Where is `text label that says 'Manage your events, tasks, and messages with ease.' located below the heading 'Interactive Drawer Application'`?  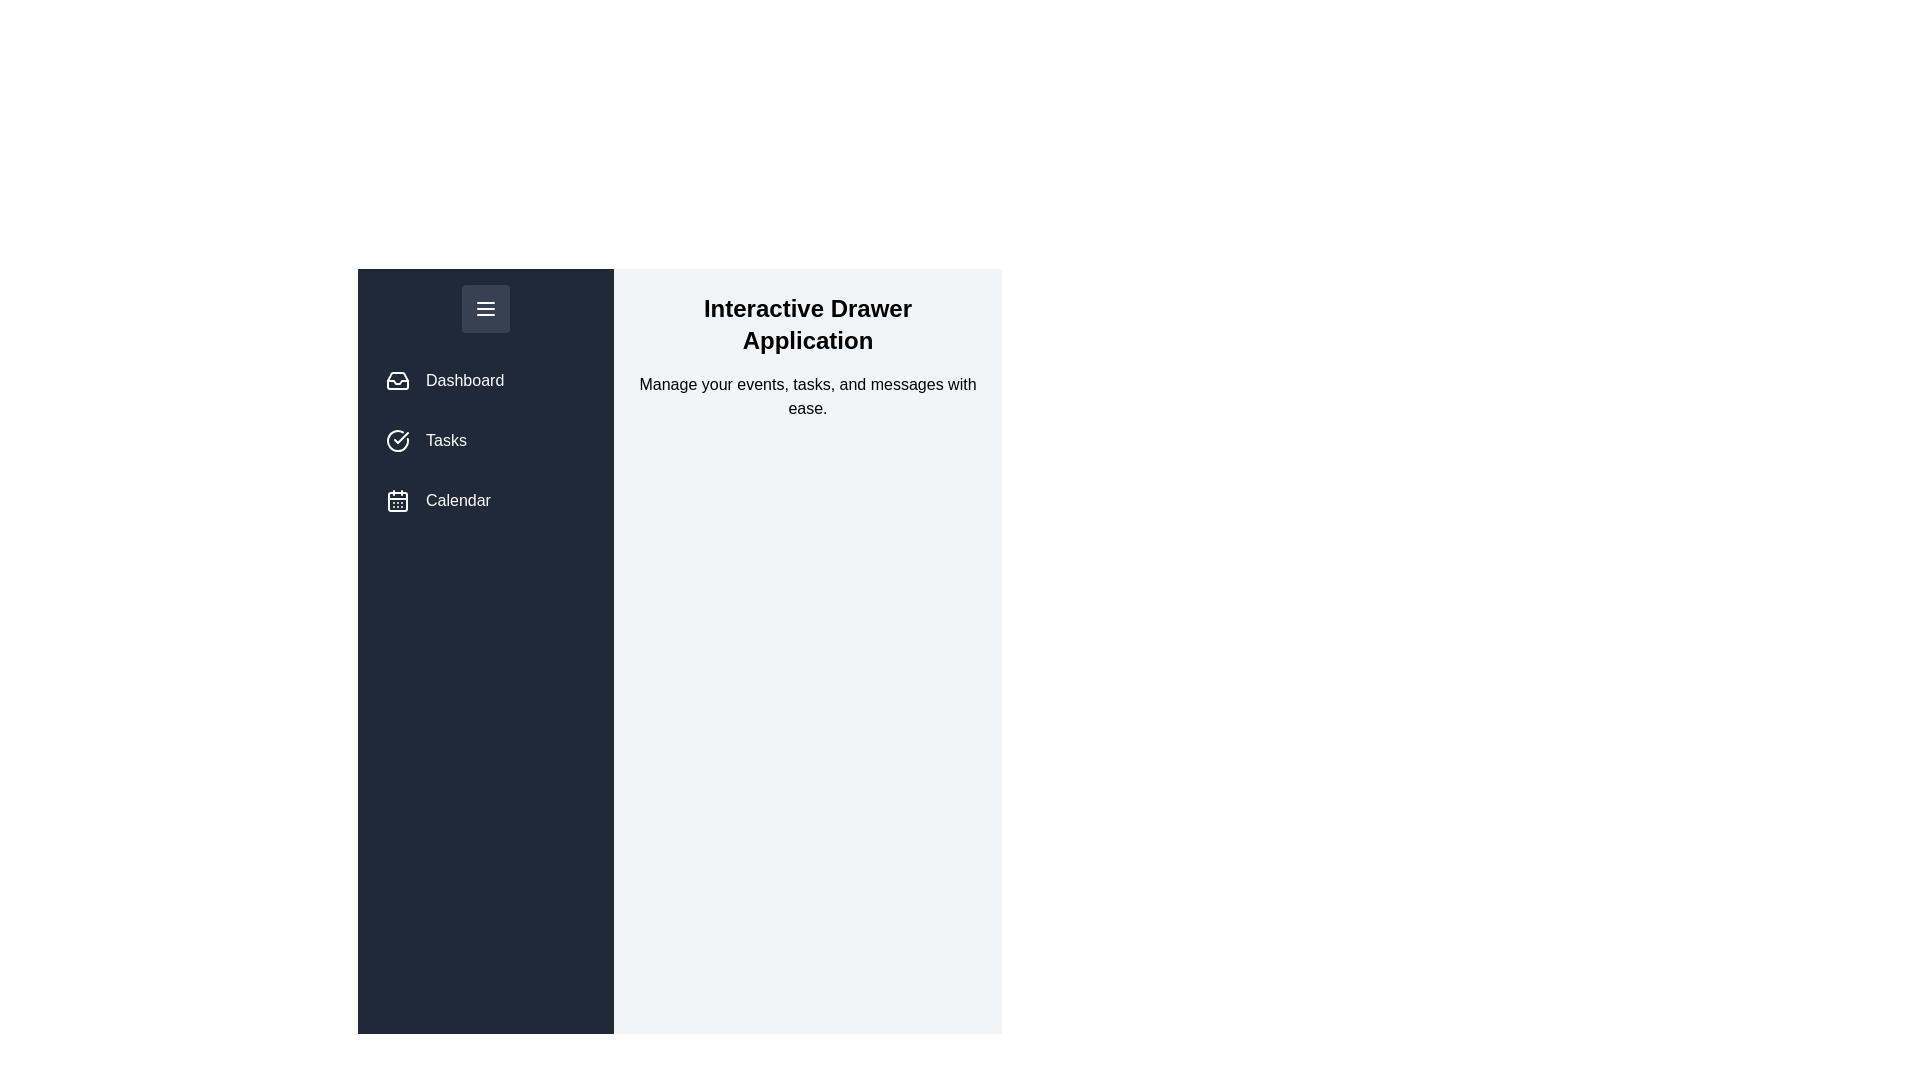
text label that says 'Manage your events, tasks, and messages with ease.' located below the heading 'Interactive Drawer Application' is located at coordinates (807, 397).